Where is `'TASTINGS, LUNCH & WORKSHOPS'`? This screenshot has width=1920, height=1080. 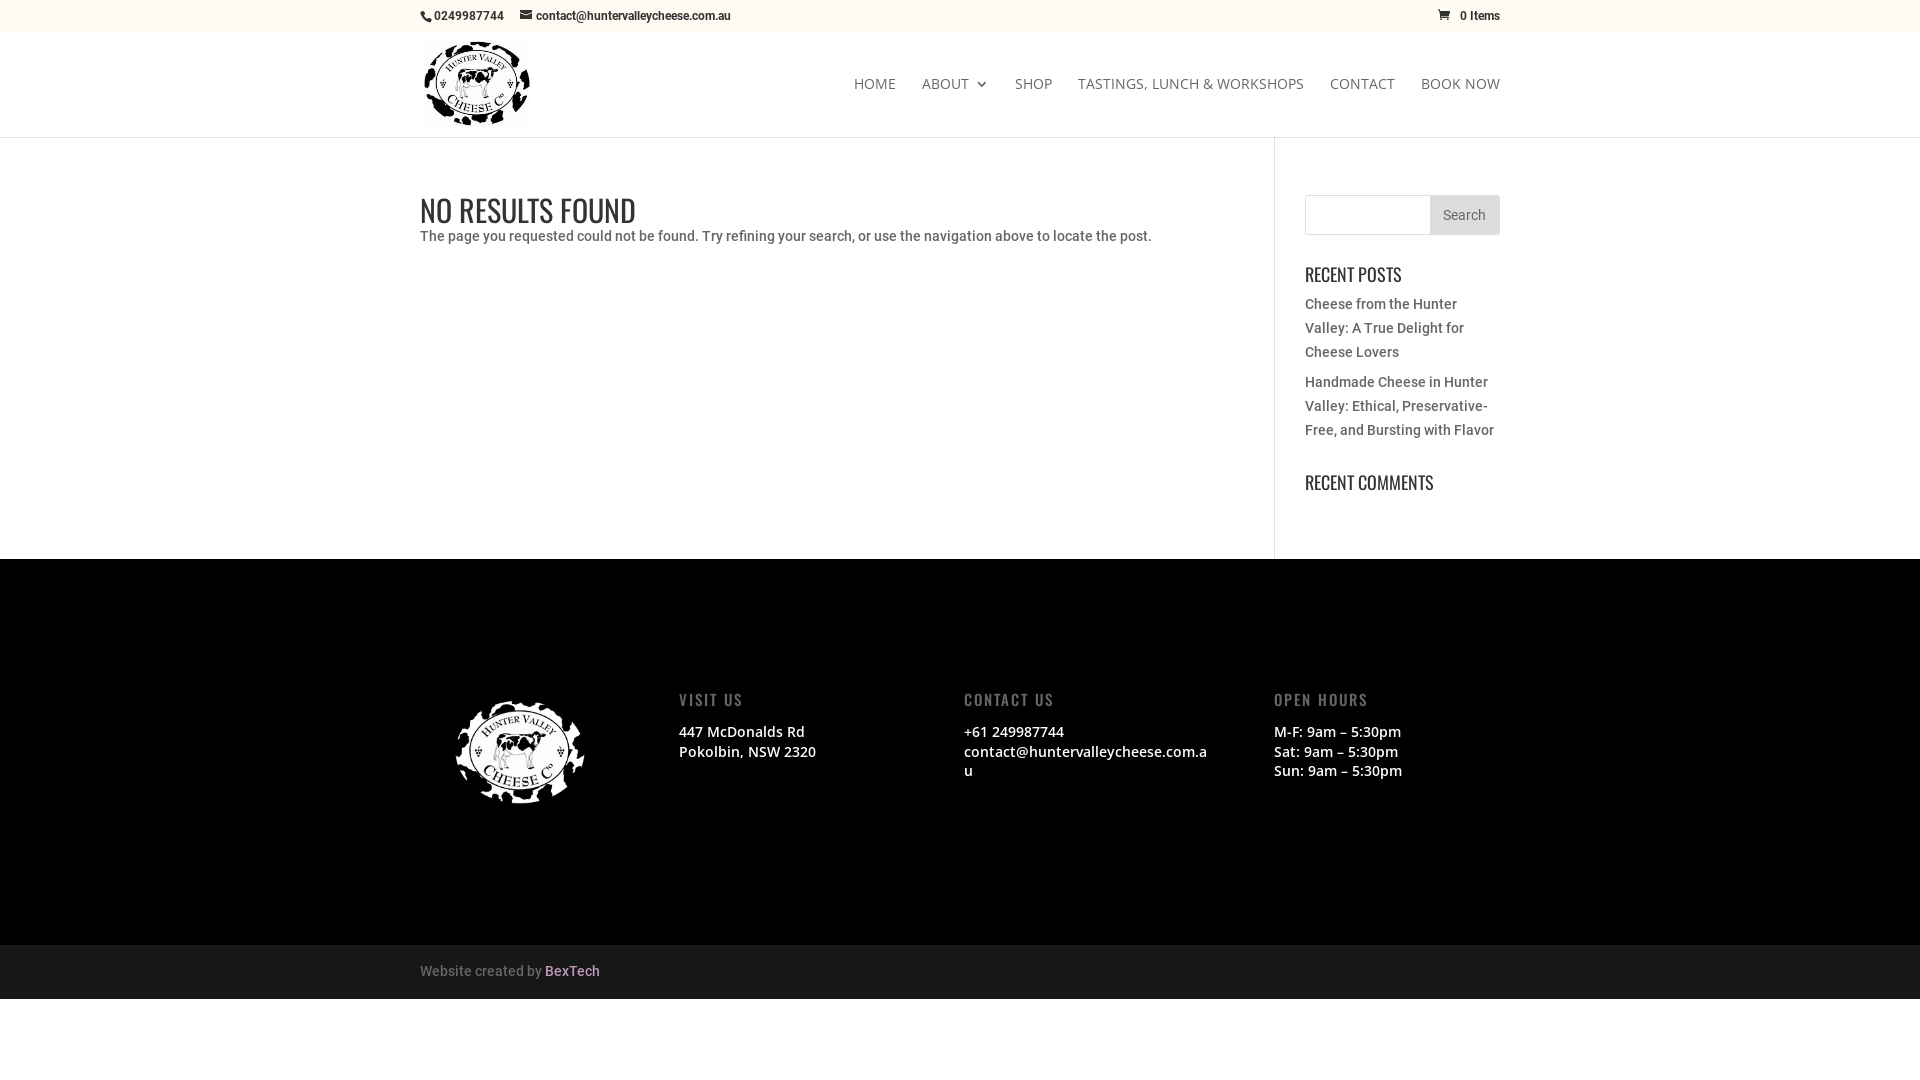 'TASTINGS, LUNCH & WORKSHOPS' is located at coordinates (1190, 107).